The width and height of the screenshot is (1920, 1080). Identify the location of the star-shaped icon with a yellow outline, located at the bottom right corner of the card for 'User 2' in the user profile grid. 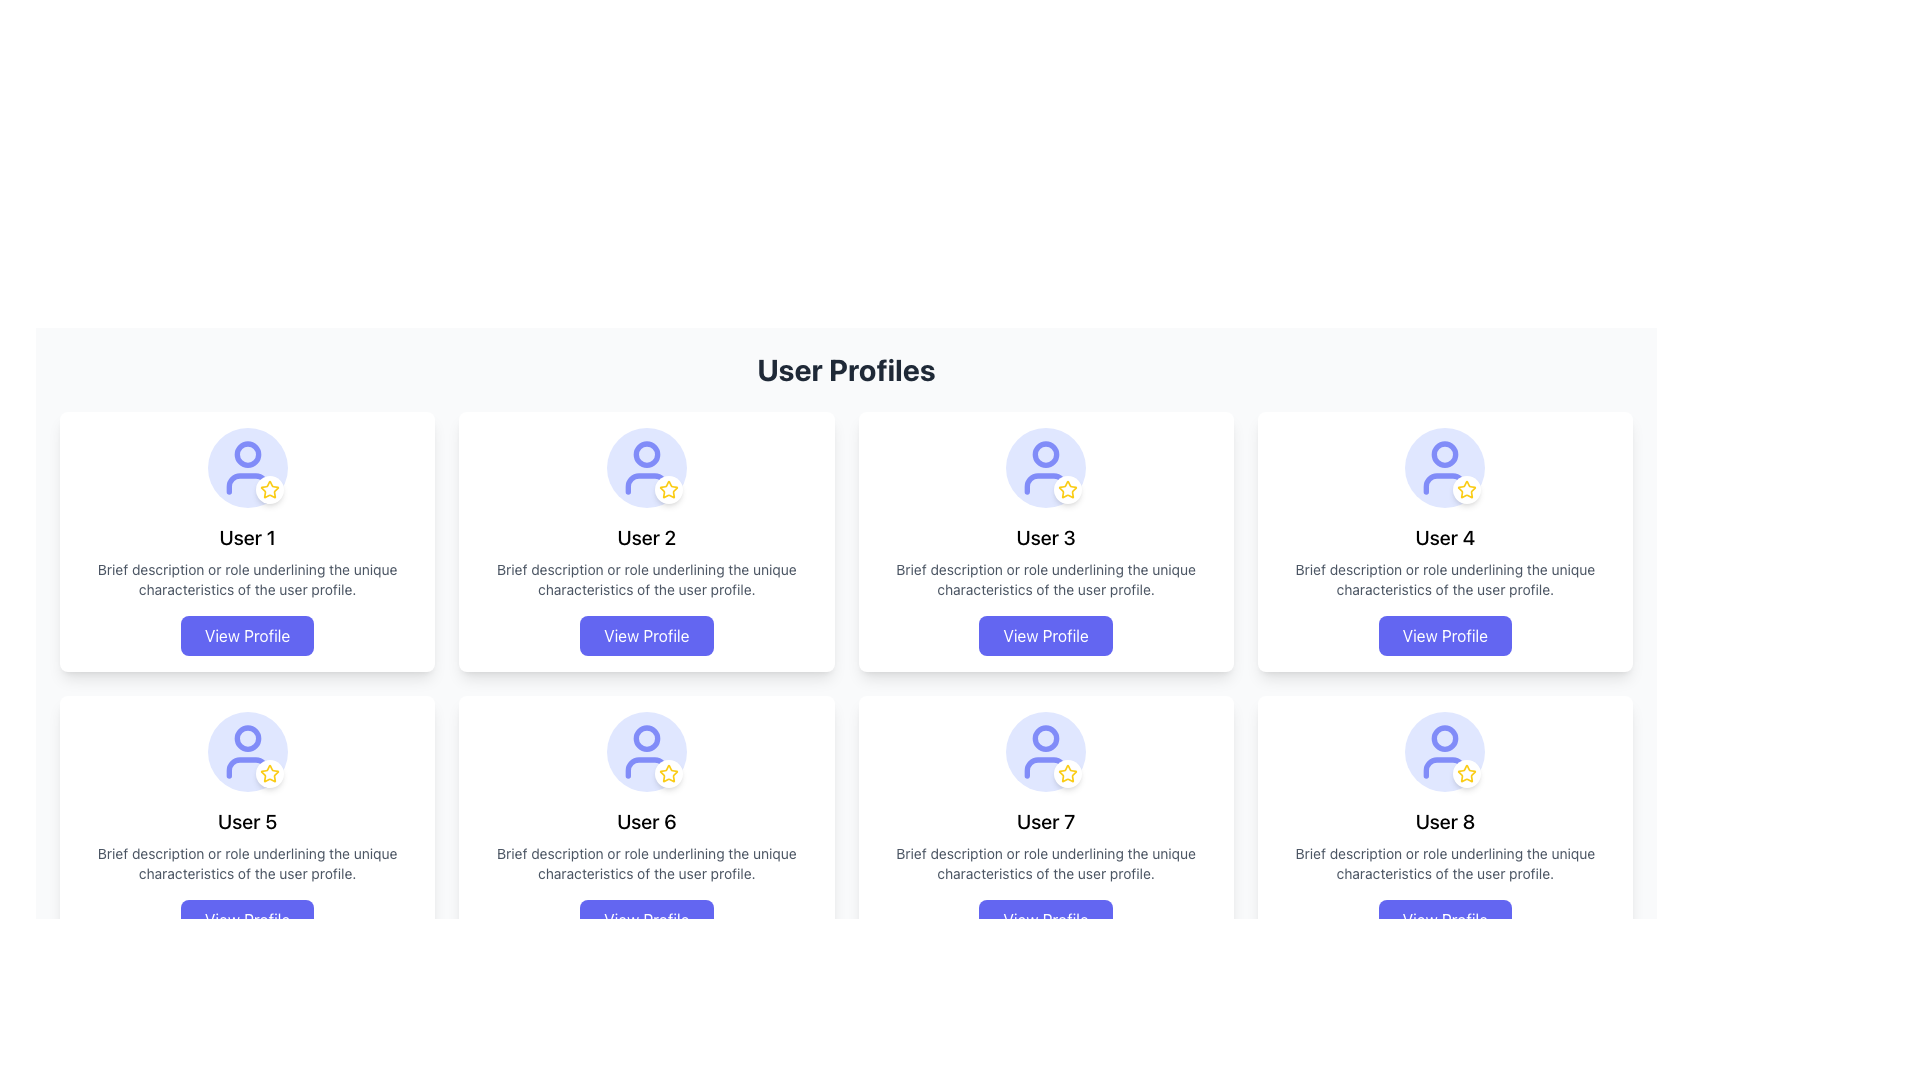
(668, 489).